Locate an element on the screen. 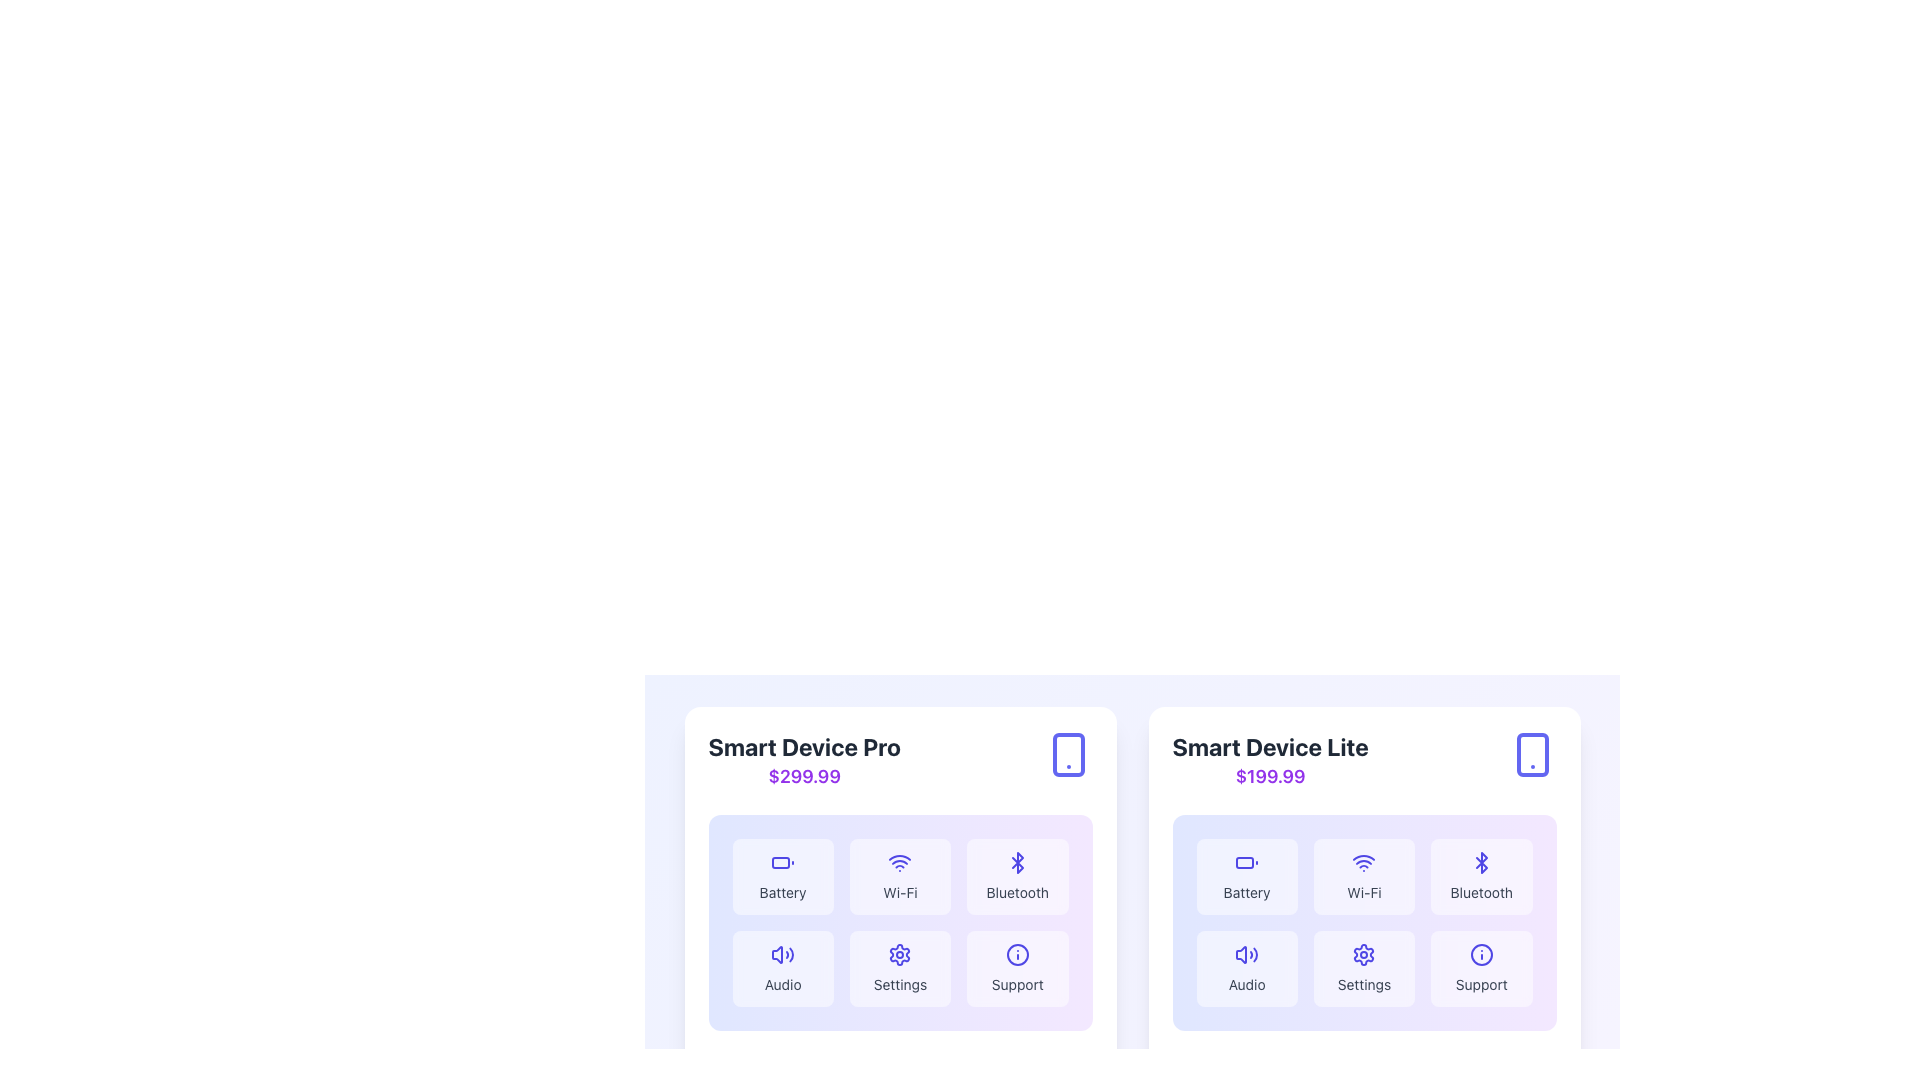  the bold, large-sized text reading 'Smart Device Pro' in dark gray color, located in the top-left corner of a card-like design is located at coordinates (804, 747).